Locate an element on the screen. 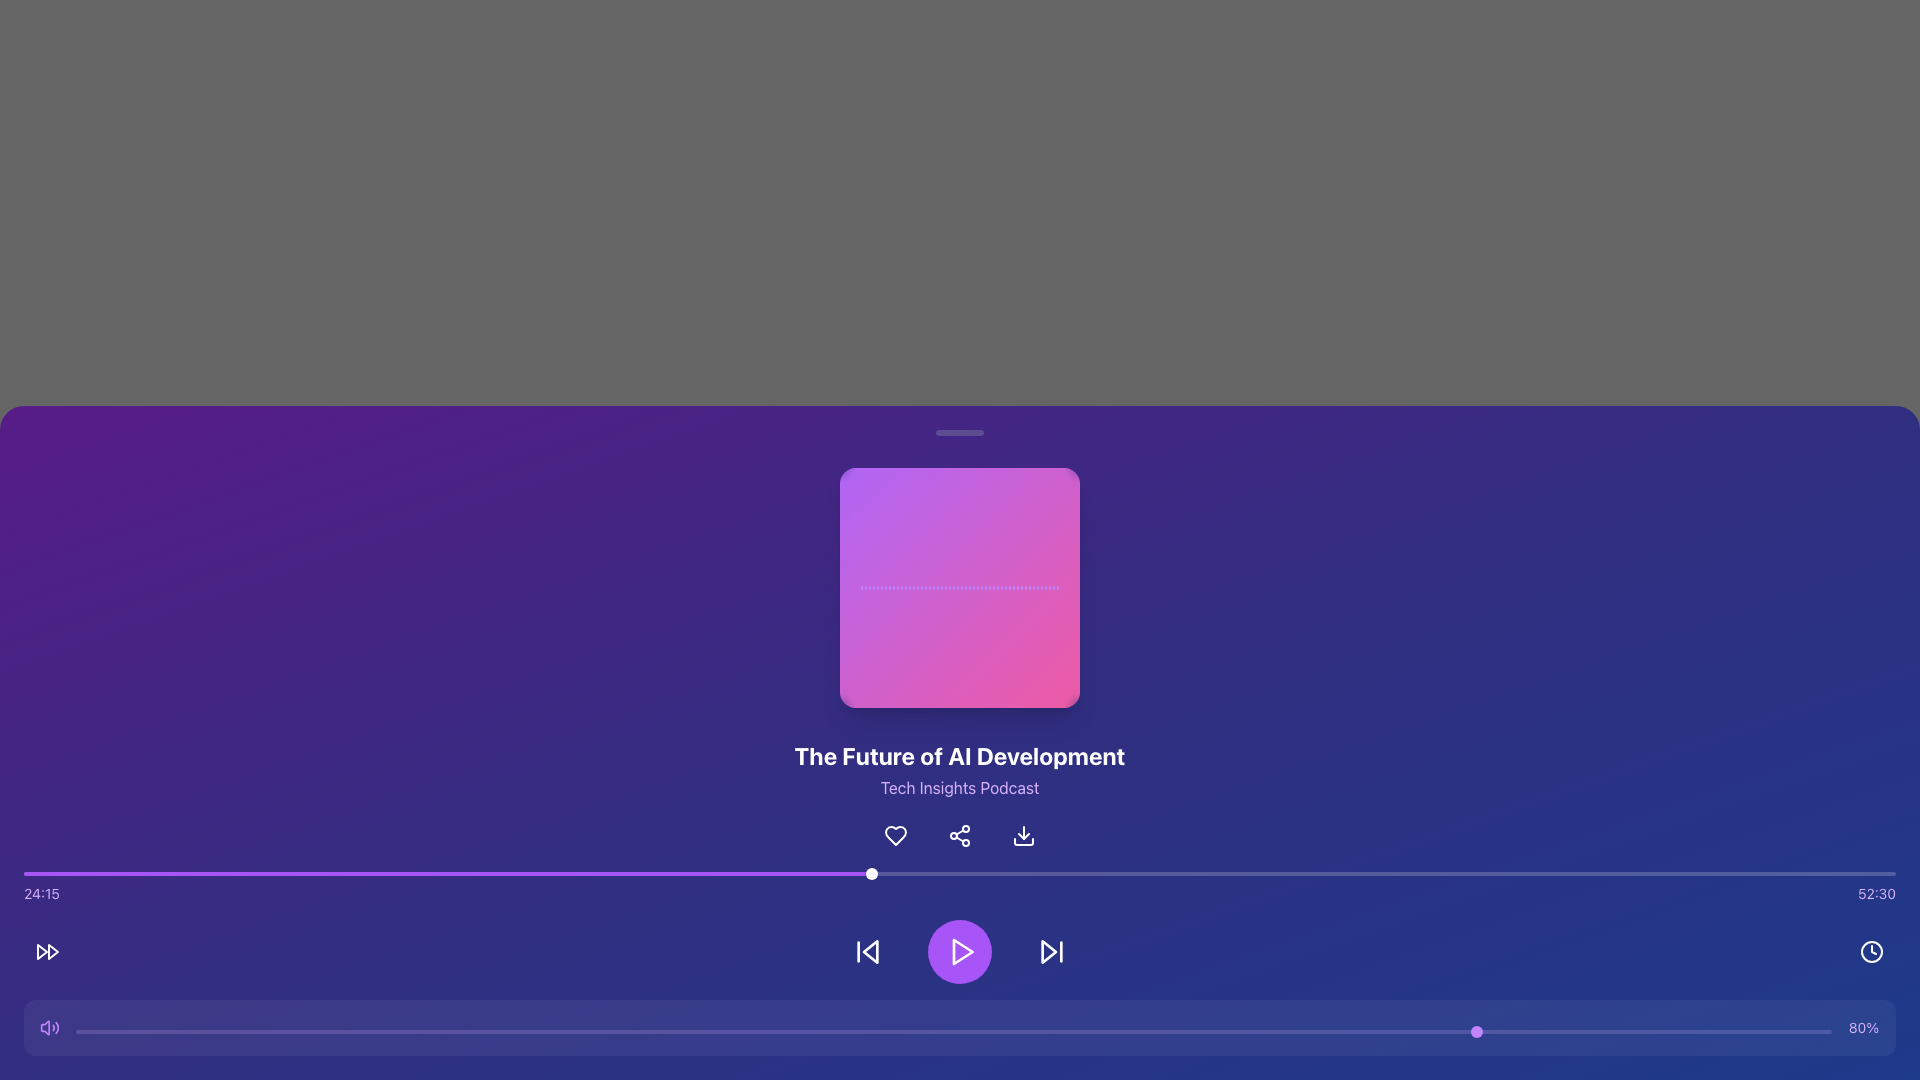 The image size is (1920, 1080). the play icon located within the circular purple button in the bottom control area is located at coordinates (961, 951).